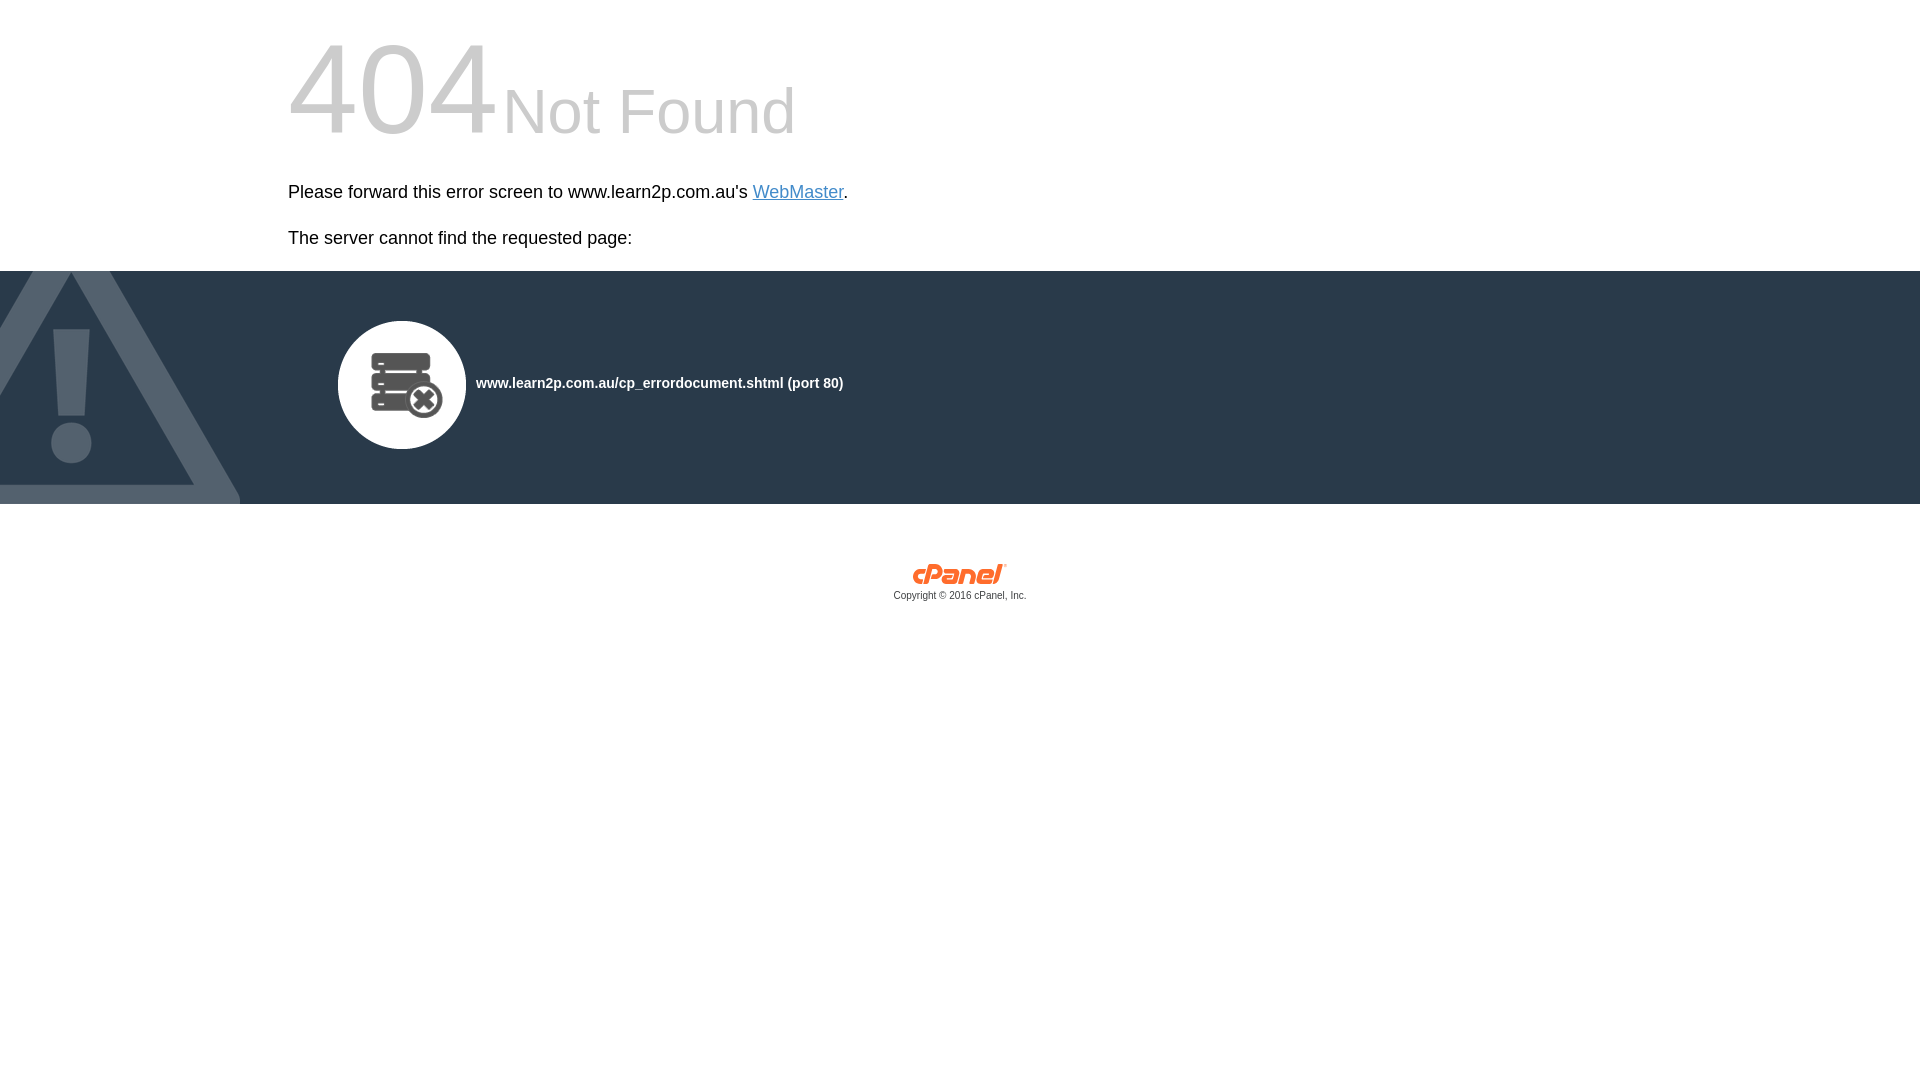 This screenshot has height=1080, width=1920. What do you see at coordinates (752, 192) in the screenshot?
I see `'WebMaster'` at bounding box center [752, 192].